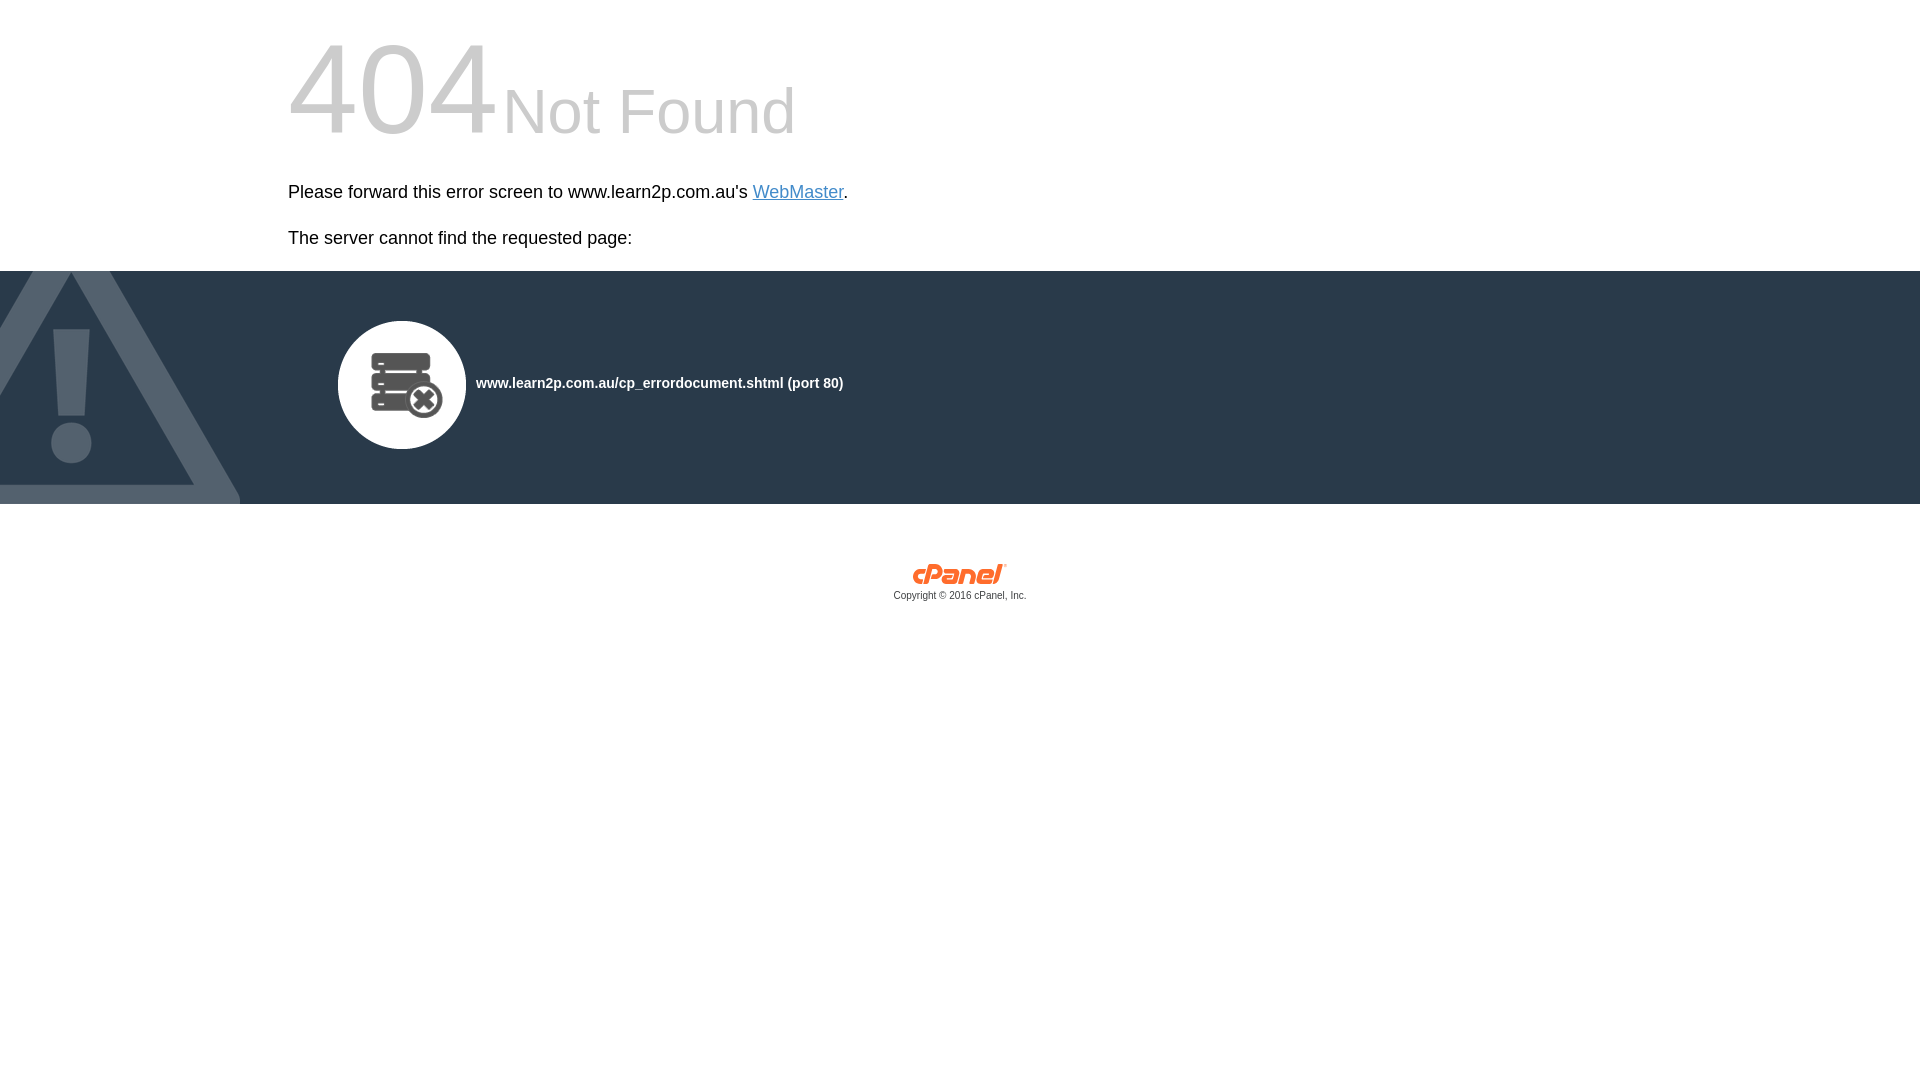 This screenshot has height=1080, width=1920. What do you see at coordinates (752, 192) in the screenshot?
I see `'WebMaster'` at bounding box center [752, 192].